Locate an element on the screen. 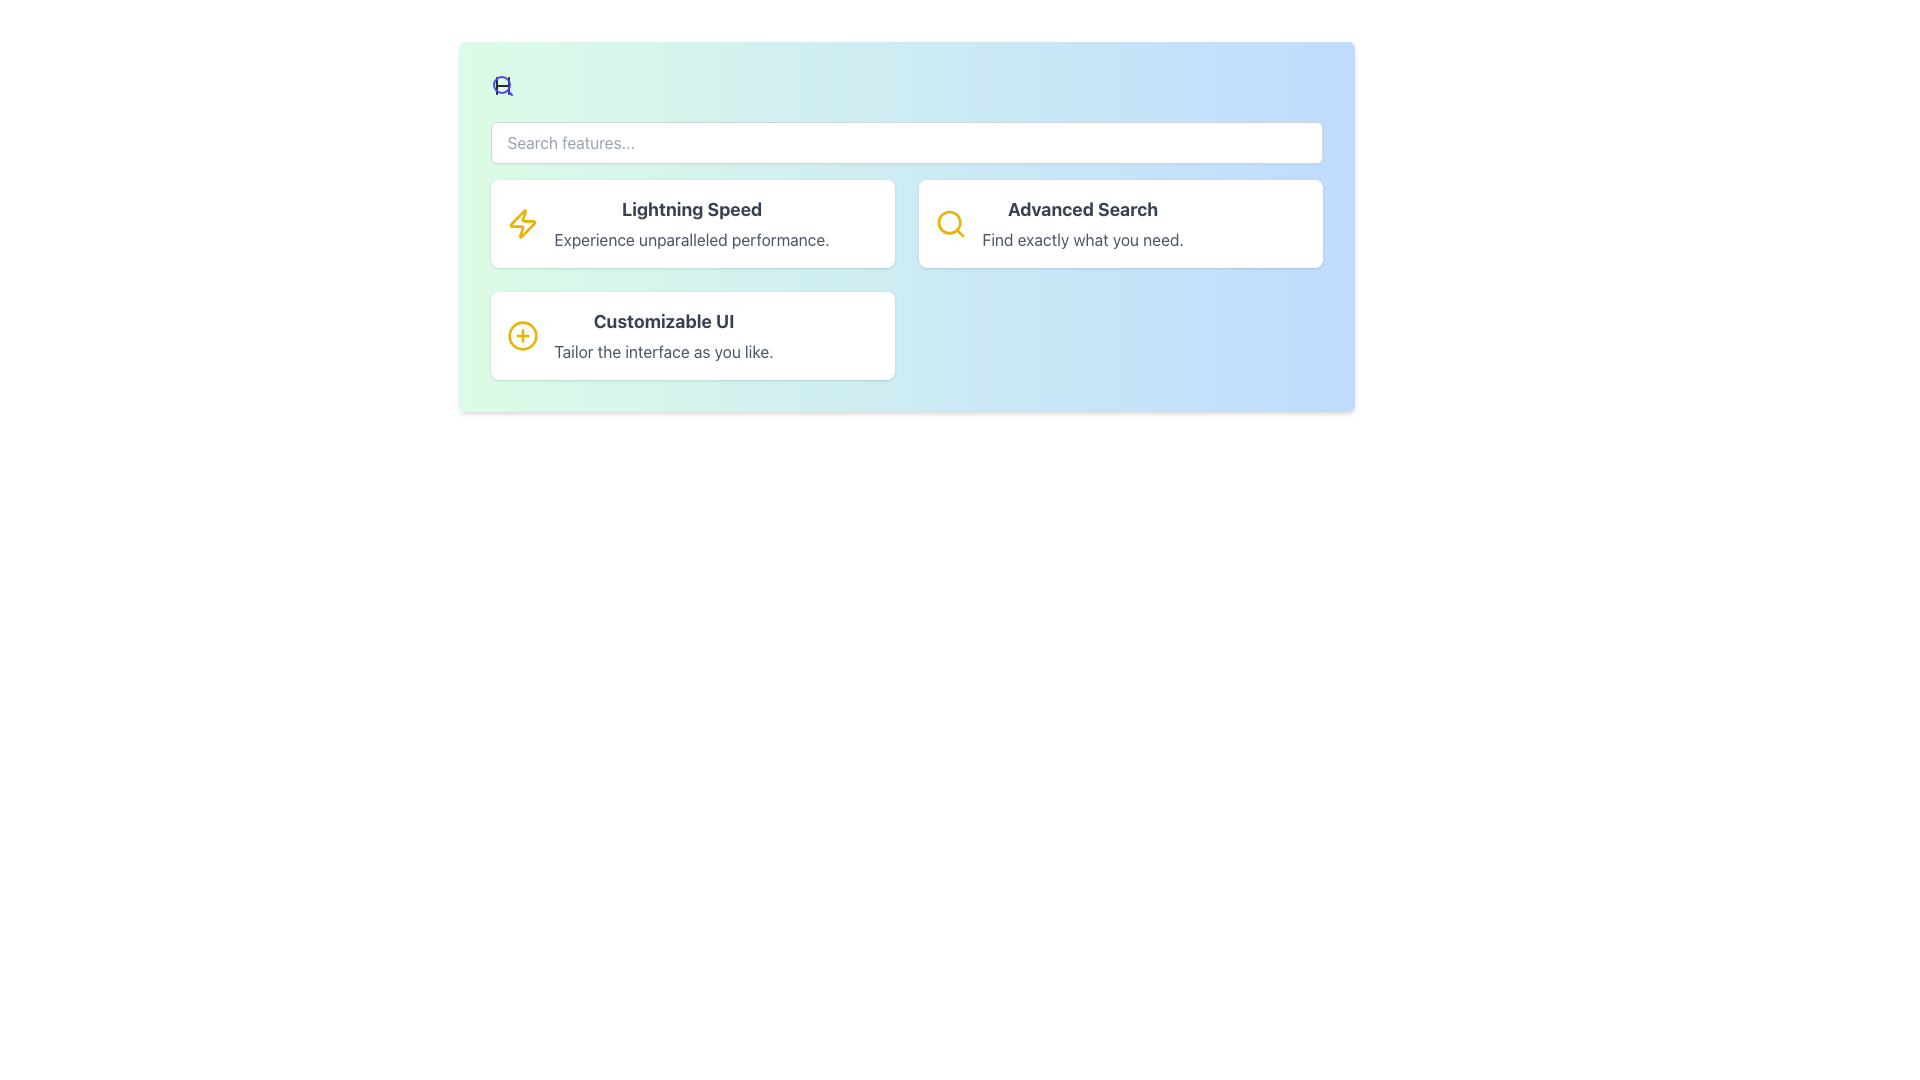 The height and width of the screenshot is (1080, 1920). the 'Advanced Search' Feature Card, which is the middle card in a grid of three cards is located at coordinates (1120, 223).